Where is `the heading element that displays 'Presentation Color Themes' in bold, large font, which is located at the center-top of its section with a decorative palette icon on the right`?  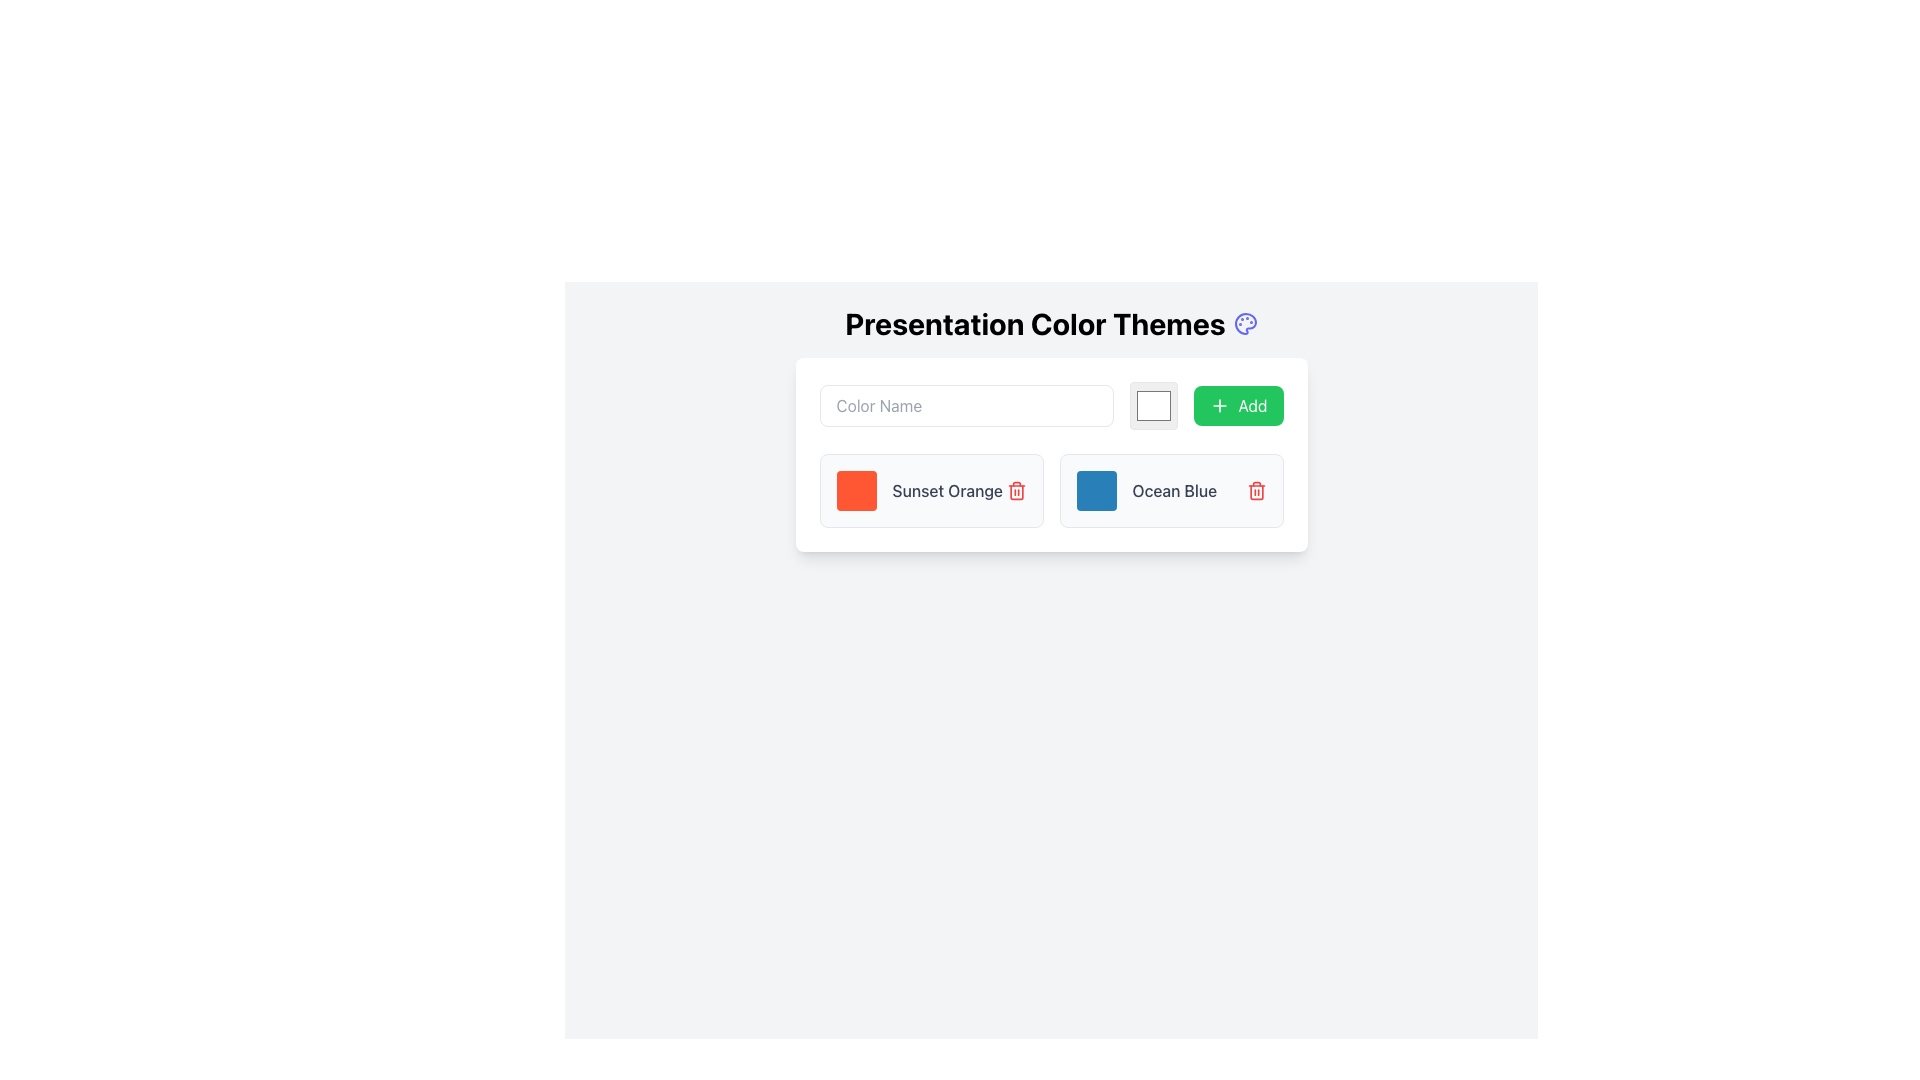
the heading element that displays 'Presentation Color Themes' in bold, large font, which is located at the center-top of its section with a decorative palette icon on the right is located at coordinates (1050, 323).